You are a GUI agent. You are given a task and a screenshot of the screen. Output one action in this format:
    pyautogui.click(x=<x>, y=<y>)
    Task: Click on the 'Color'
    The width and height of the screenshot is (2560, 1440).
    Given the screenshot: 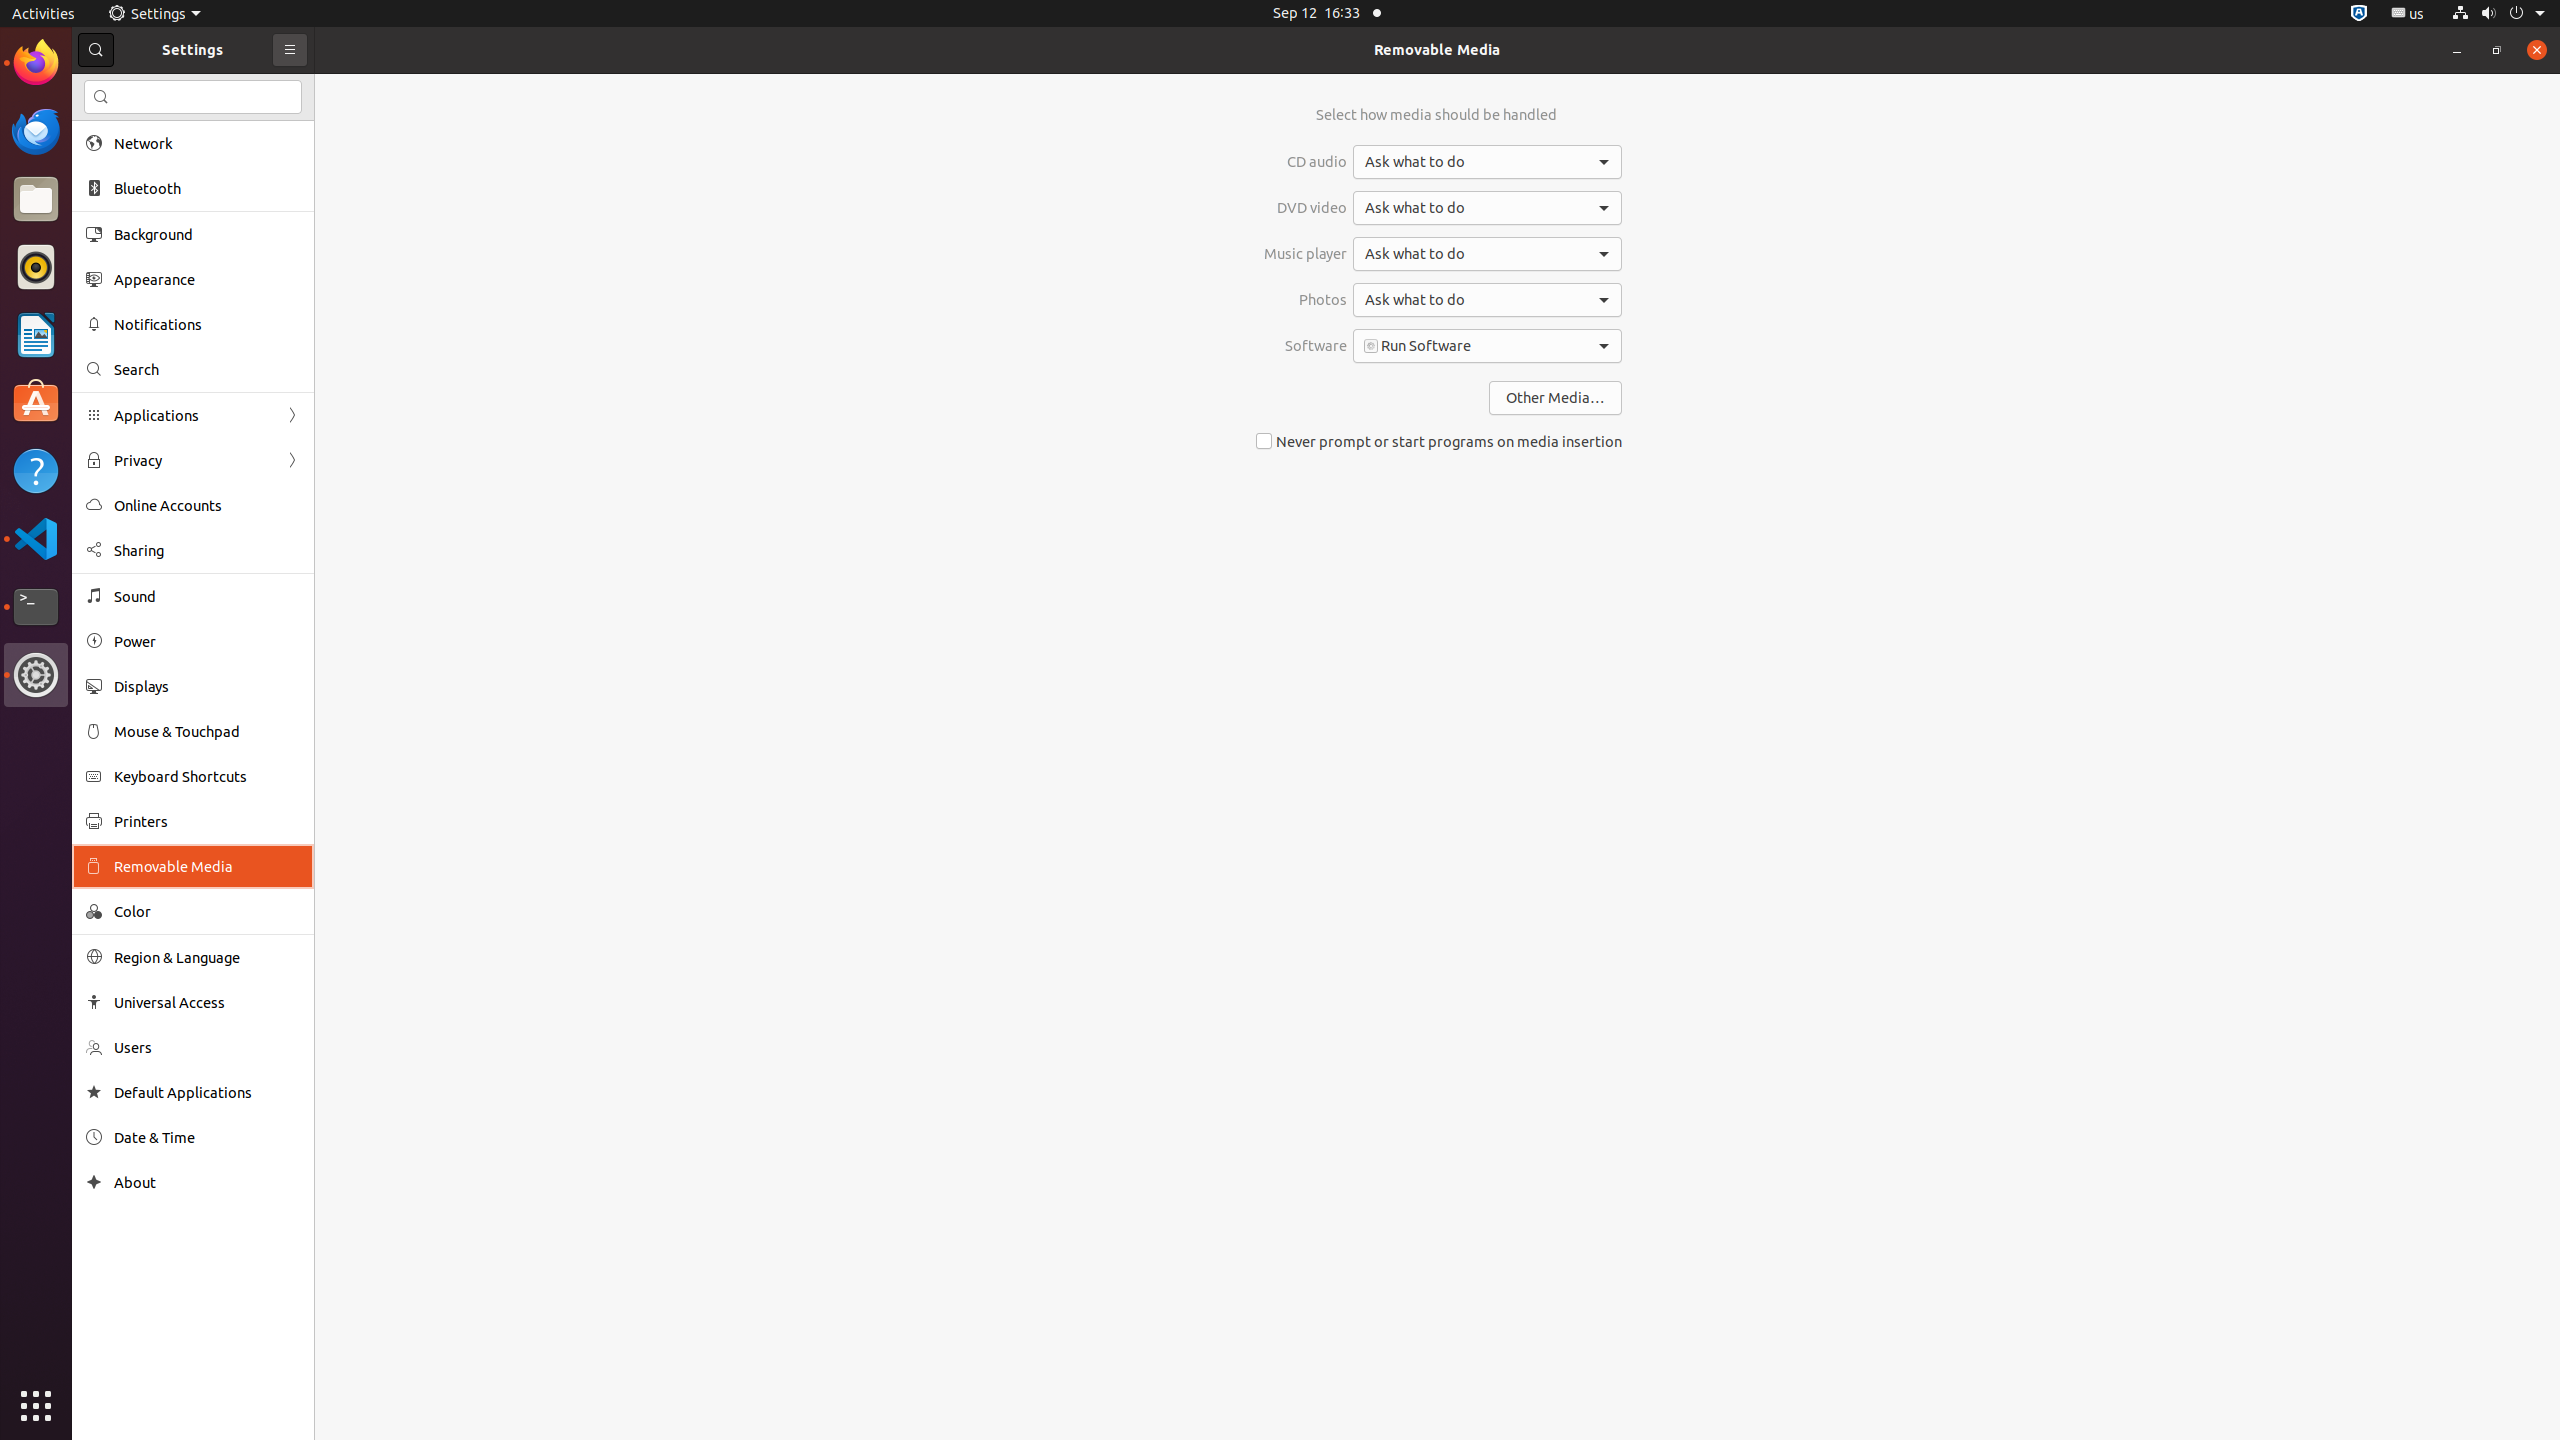 What is the action you would take?
    pyautogui.click(x=207, y=911)
    